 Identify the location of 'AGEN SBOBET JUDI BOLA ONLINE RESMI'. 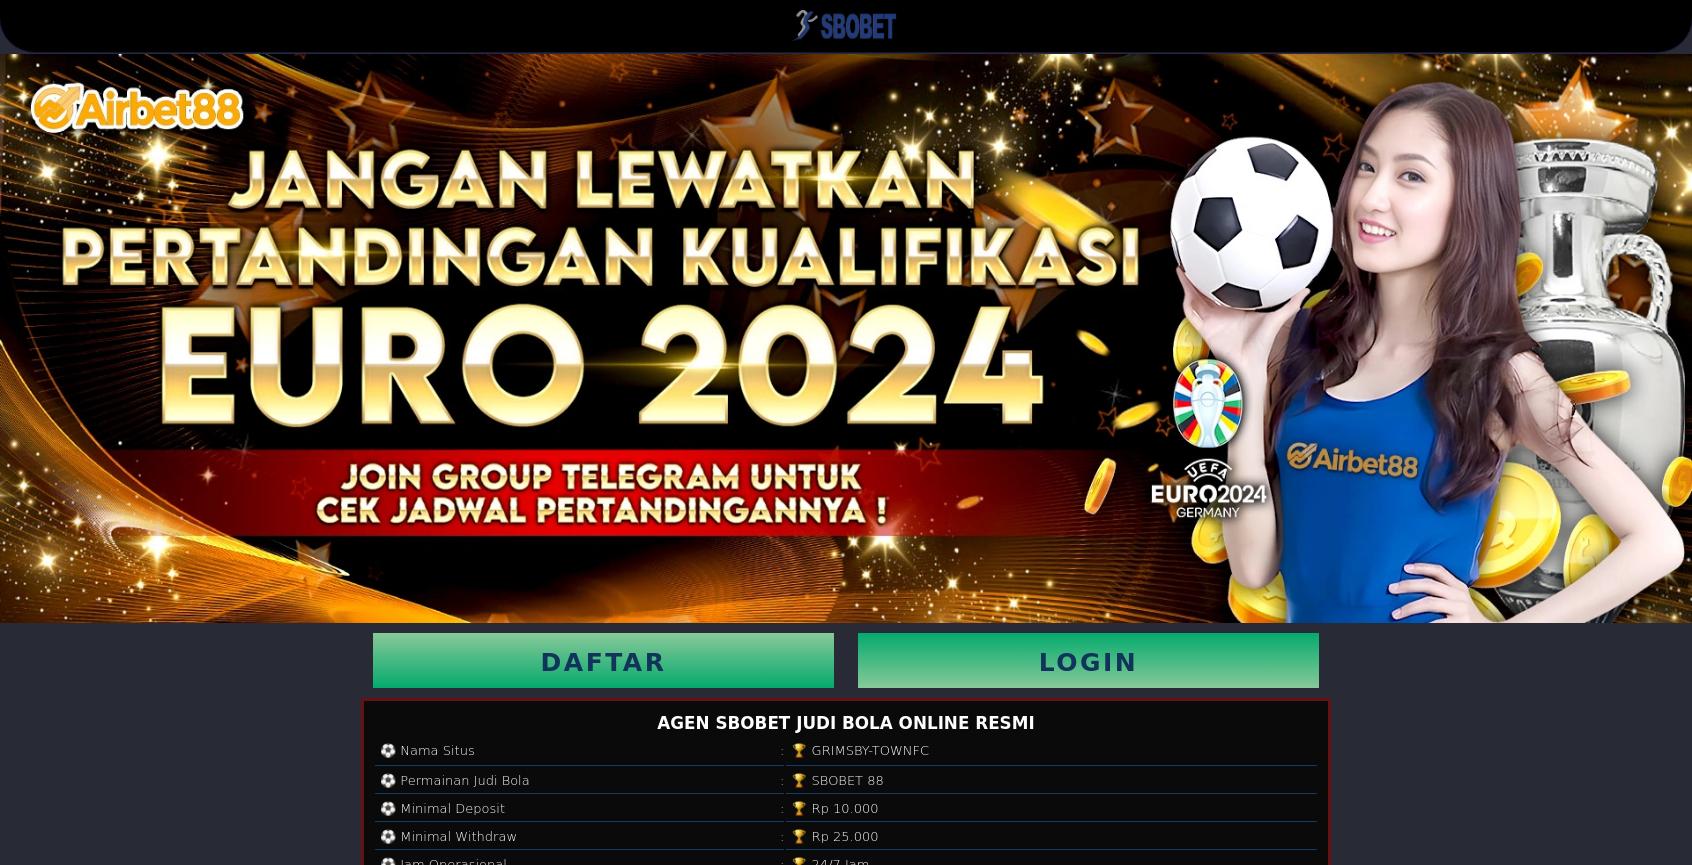
(845, 721).